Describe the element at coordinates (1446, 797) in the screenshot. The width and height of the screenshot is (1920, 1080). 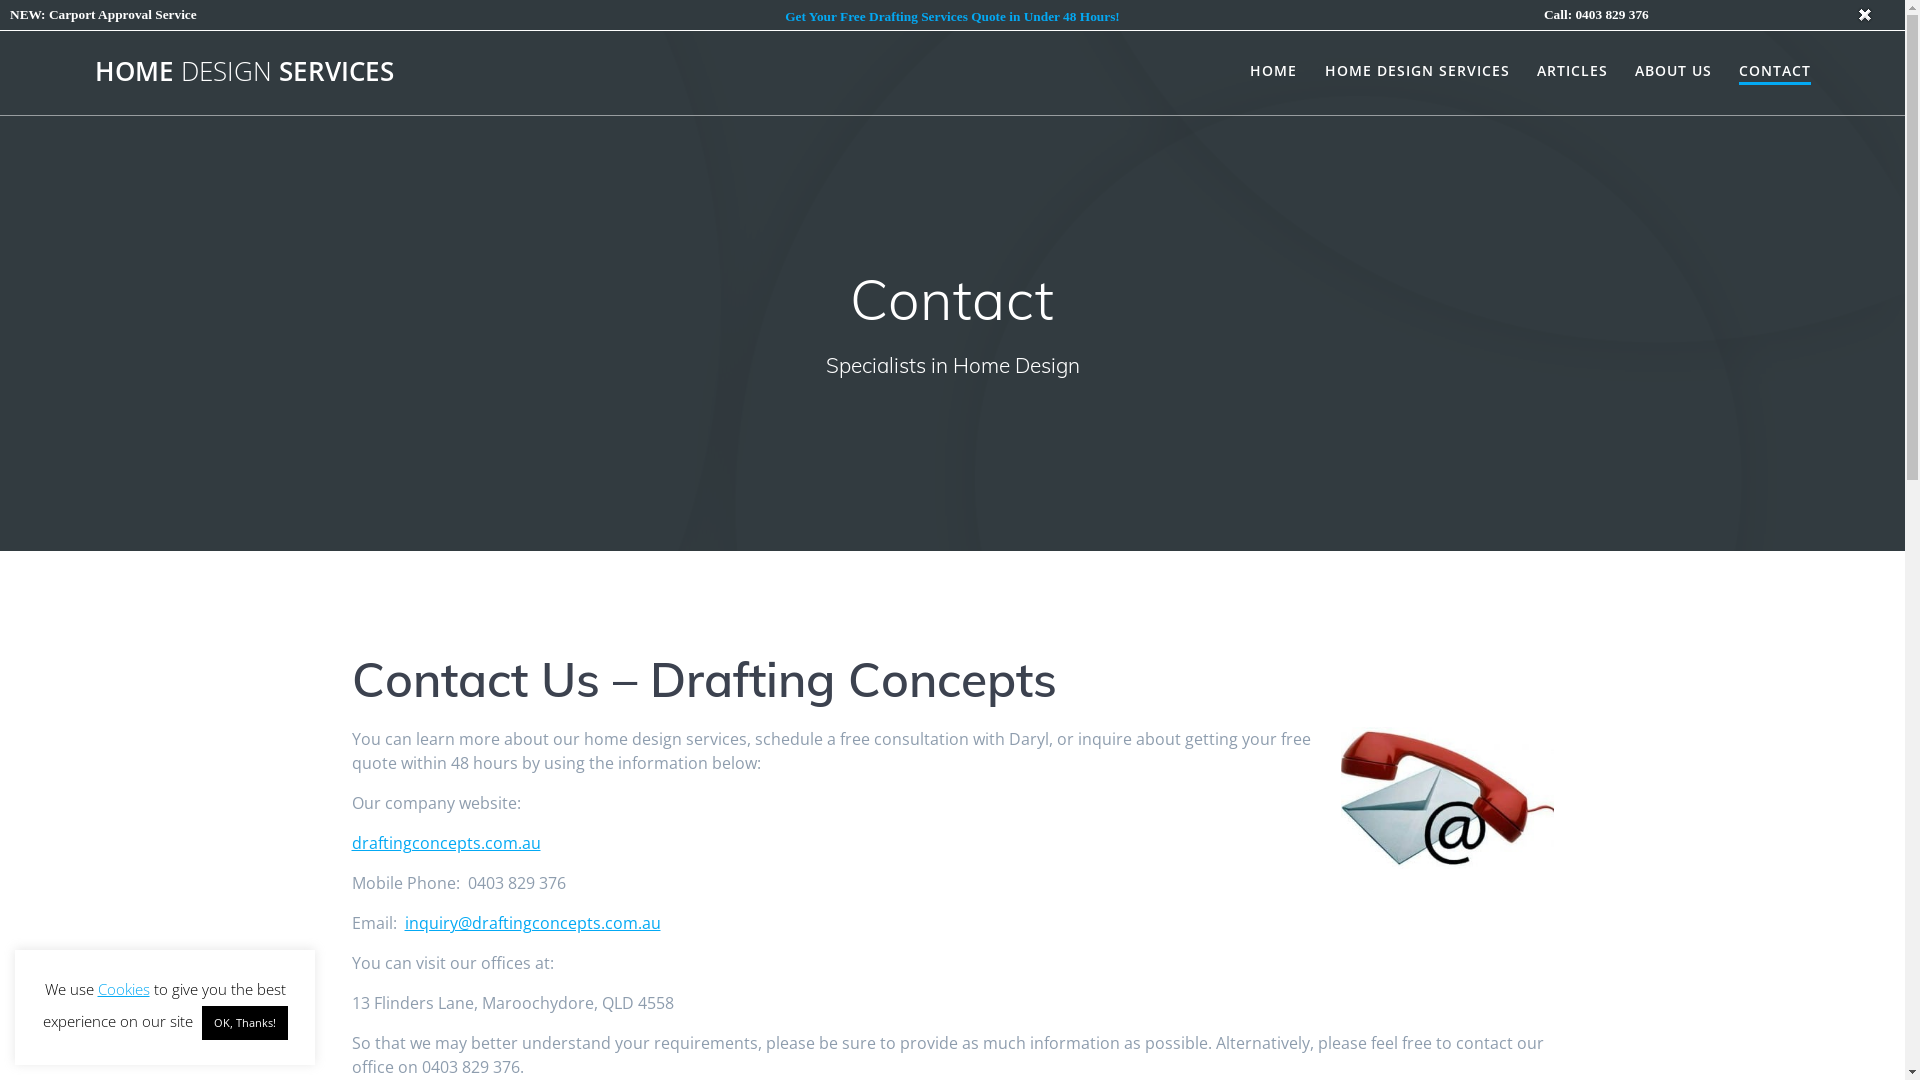
I see `'Optimized.ContactUs'` at that location.